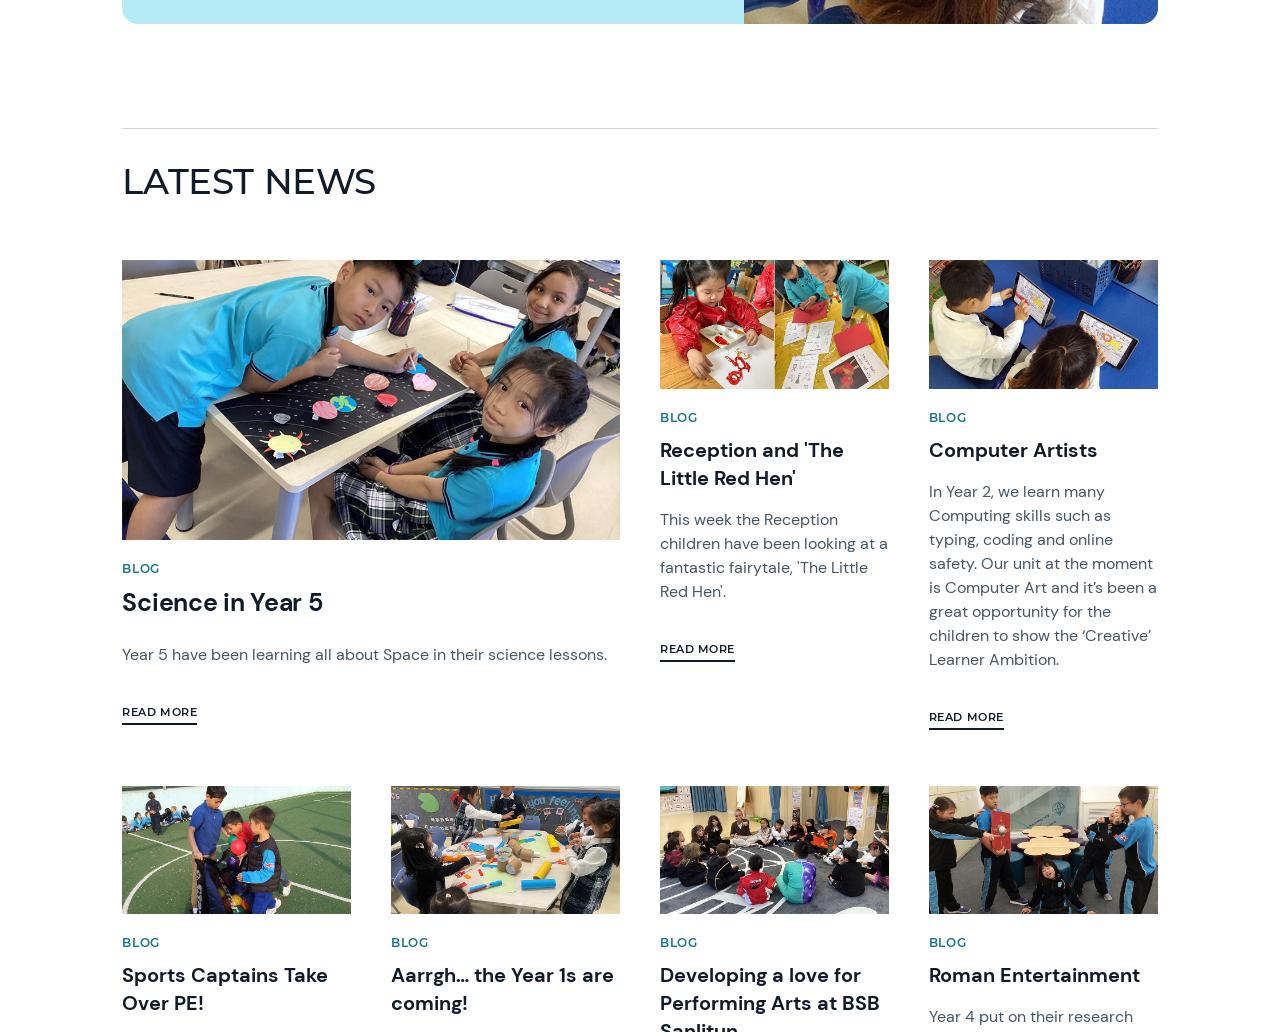 The width and height of the screenshot is (1280, 1032). Describe the element at coordinates (1012, 448) in the screenshot. I see `'Computer Artists'` at that location.